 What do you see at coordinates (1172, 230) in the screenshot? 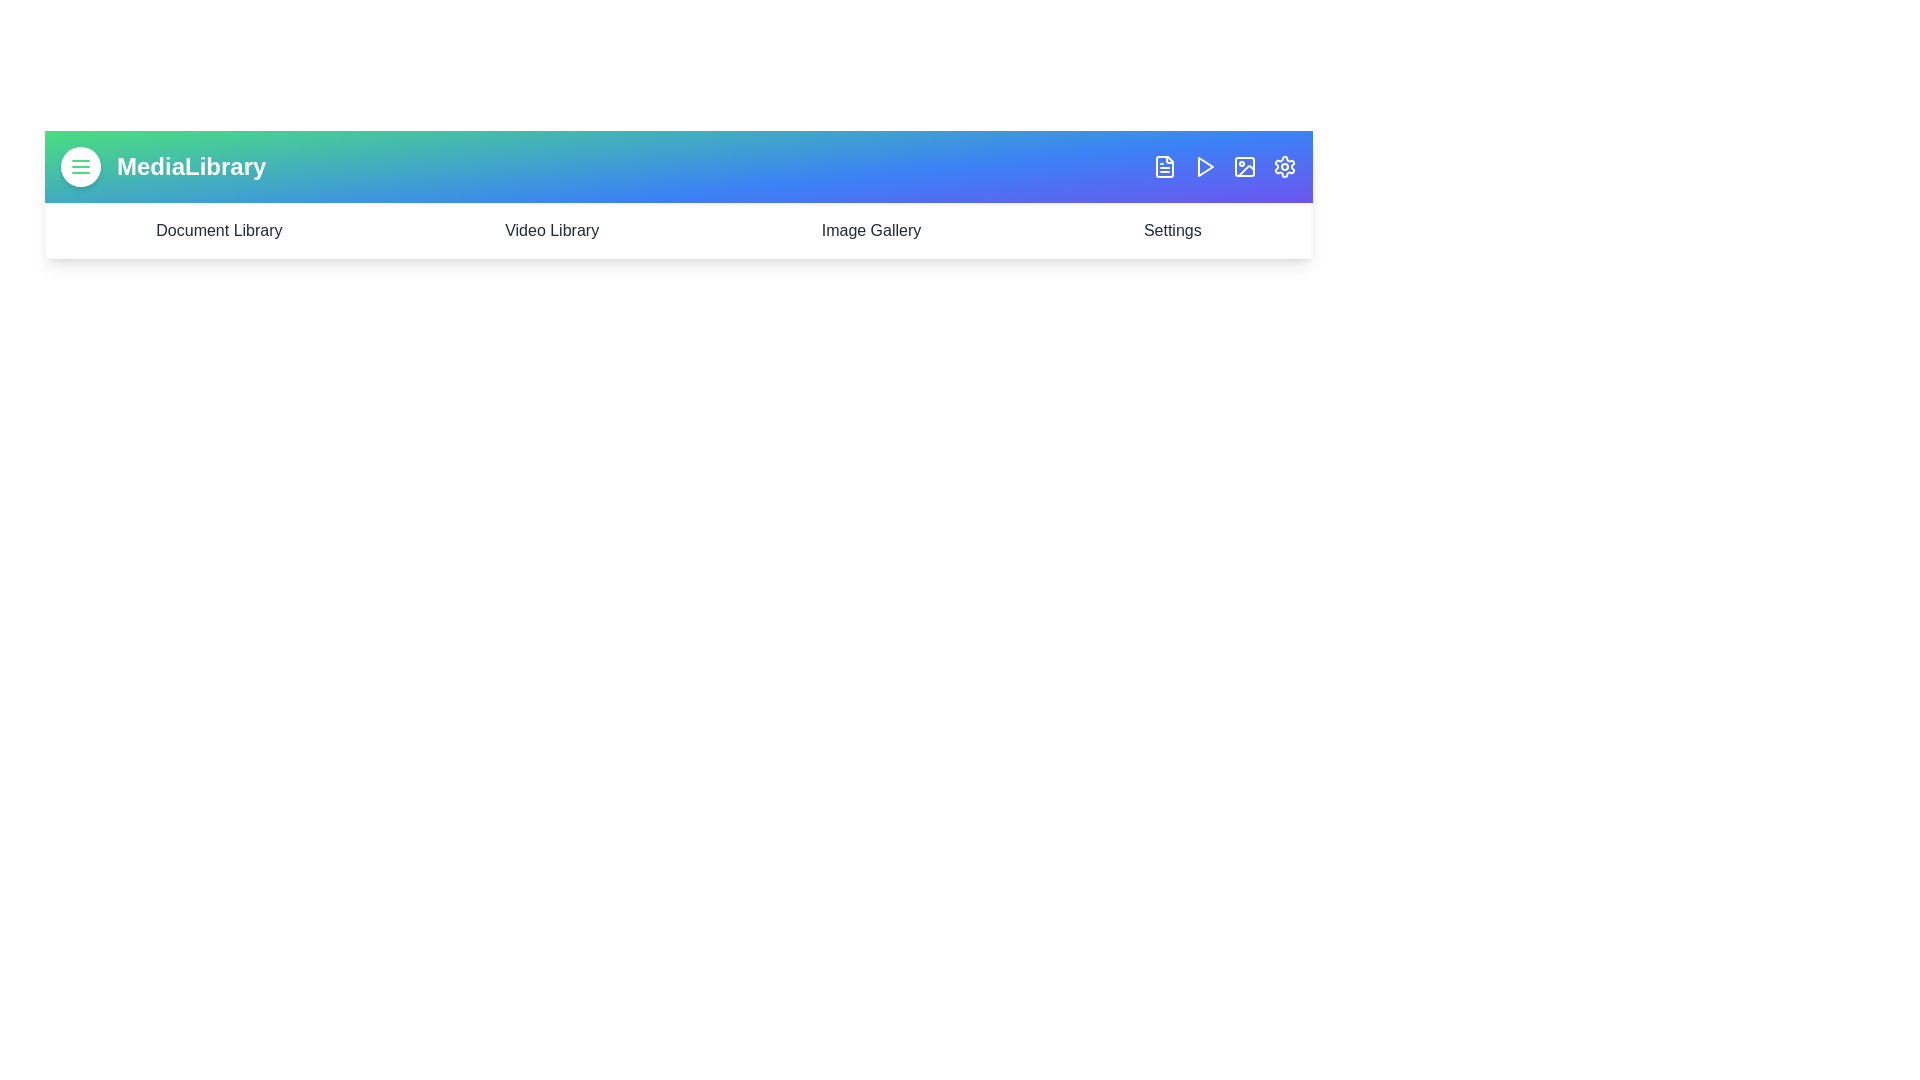
I see `the 'Settings' option in the navigation bar` at bounding box center [1172, 230].